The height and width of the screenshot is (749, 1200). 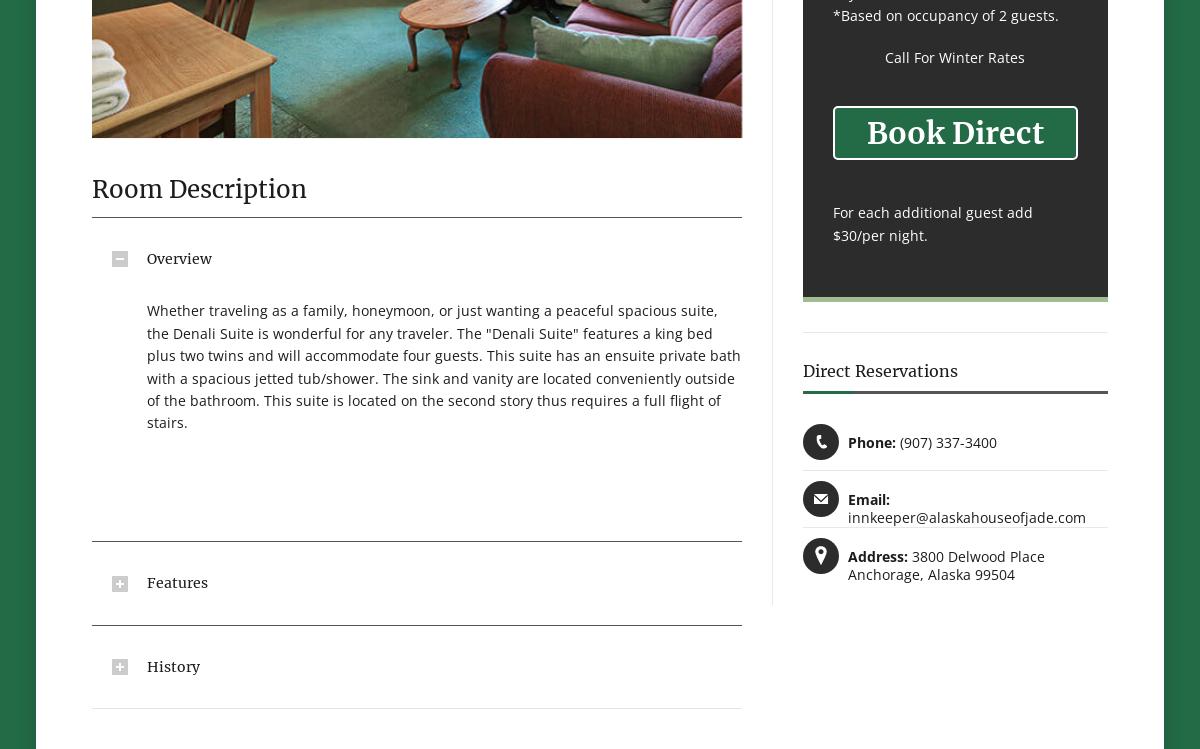 I want to click on 'Room Description', so click(x=92, y=188).